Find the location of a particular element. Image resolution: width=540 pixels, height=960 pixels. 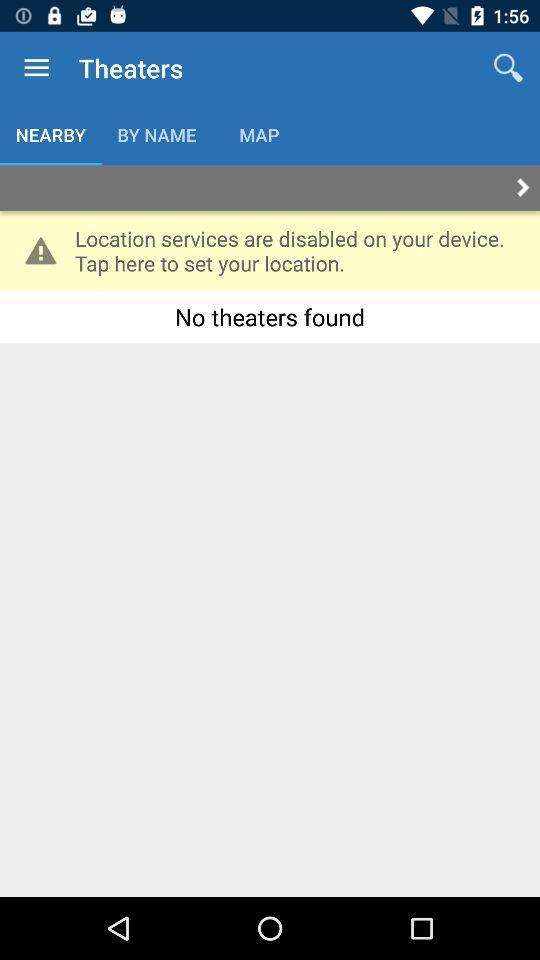

autoplay is located at coordinates (270, 188).